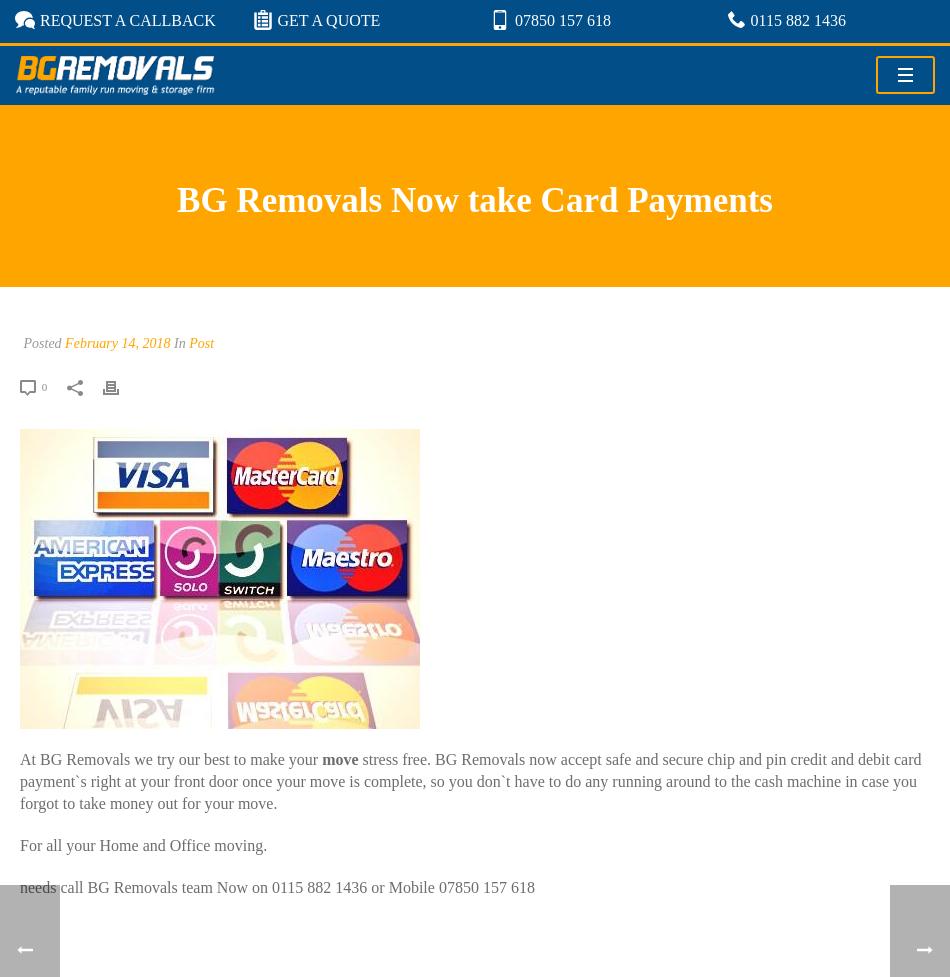  Describe the element at coordinates (276, 886) in the screenshot. I see `'needs call BG Removals team Now on 0115 882 1436 or Mobile 07850 157 618'` at that location.